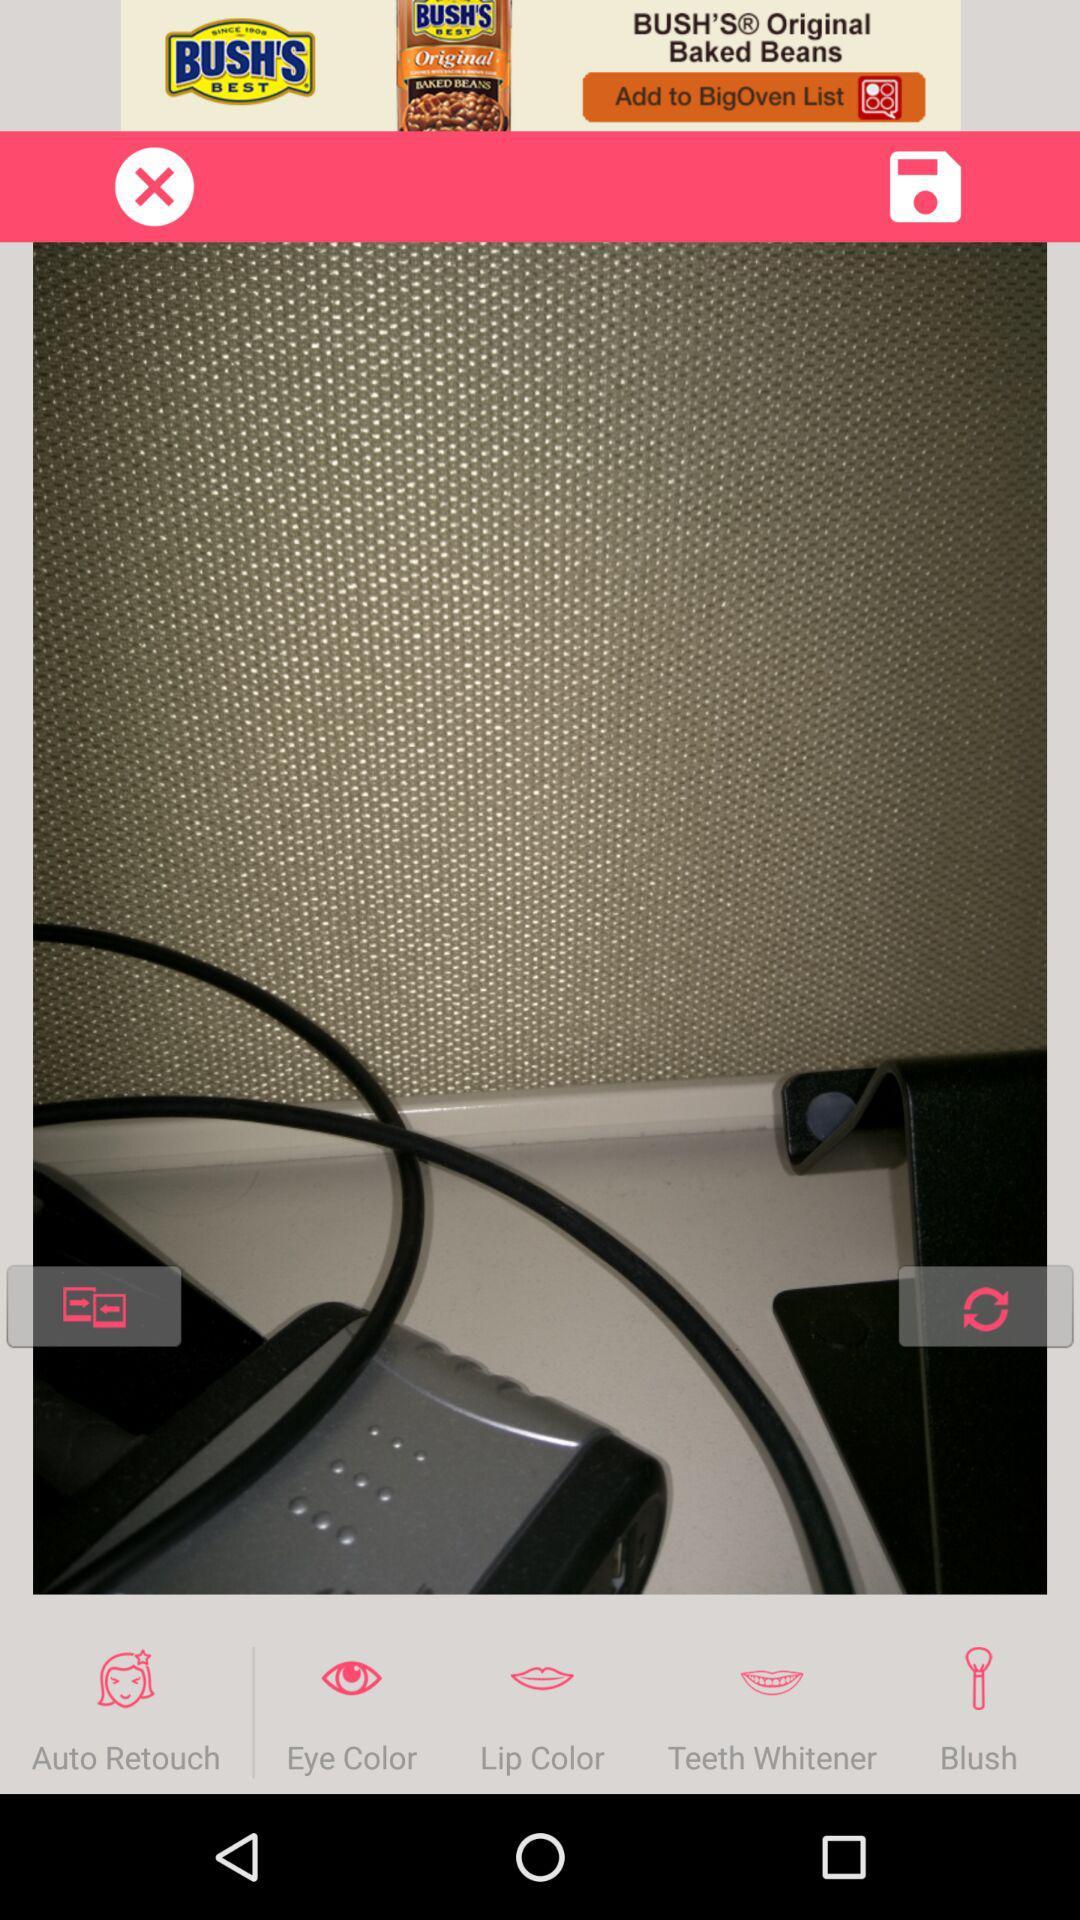  Describe the element at coordinates (1063, 1711) in the screenshot. I see `the item next to blush` at that location.